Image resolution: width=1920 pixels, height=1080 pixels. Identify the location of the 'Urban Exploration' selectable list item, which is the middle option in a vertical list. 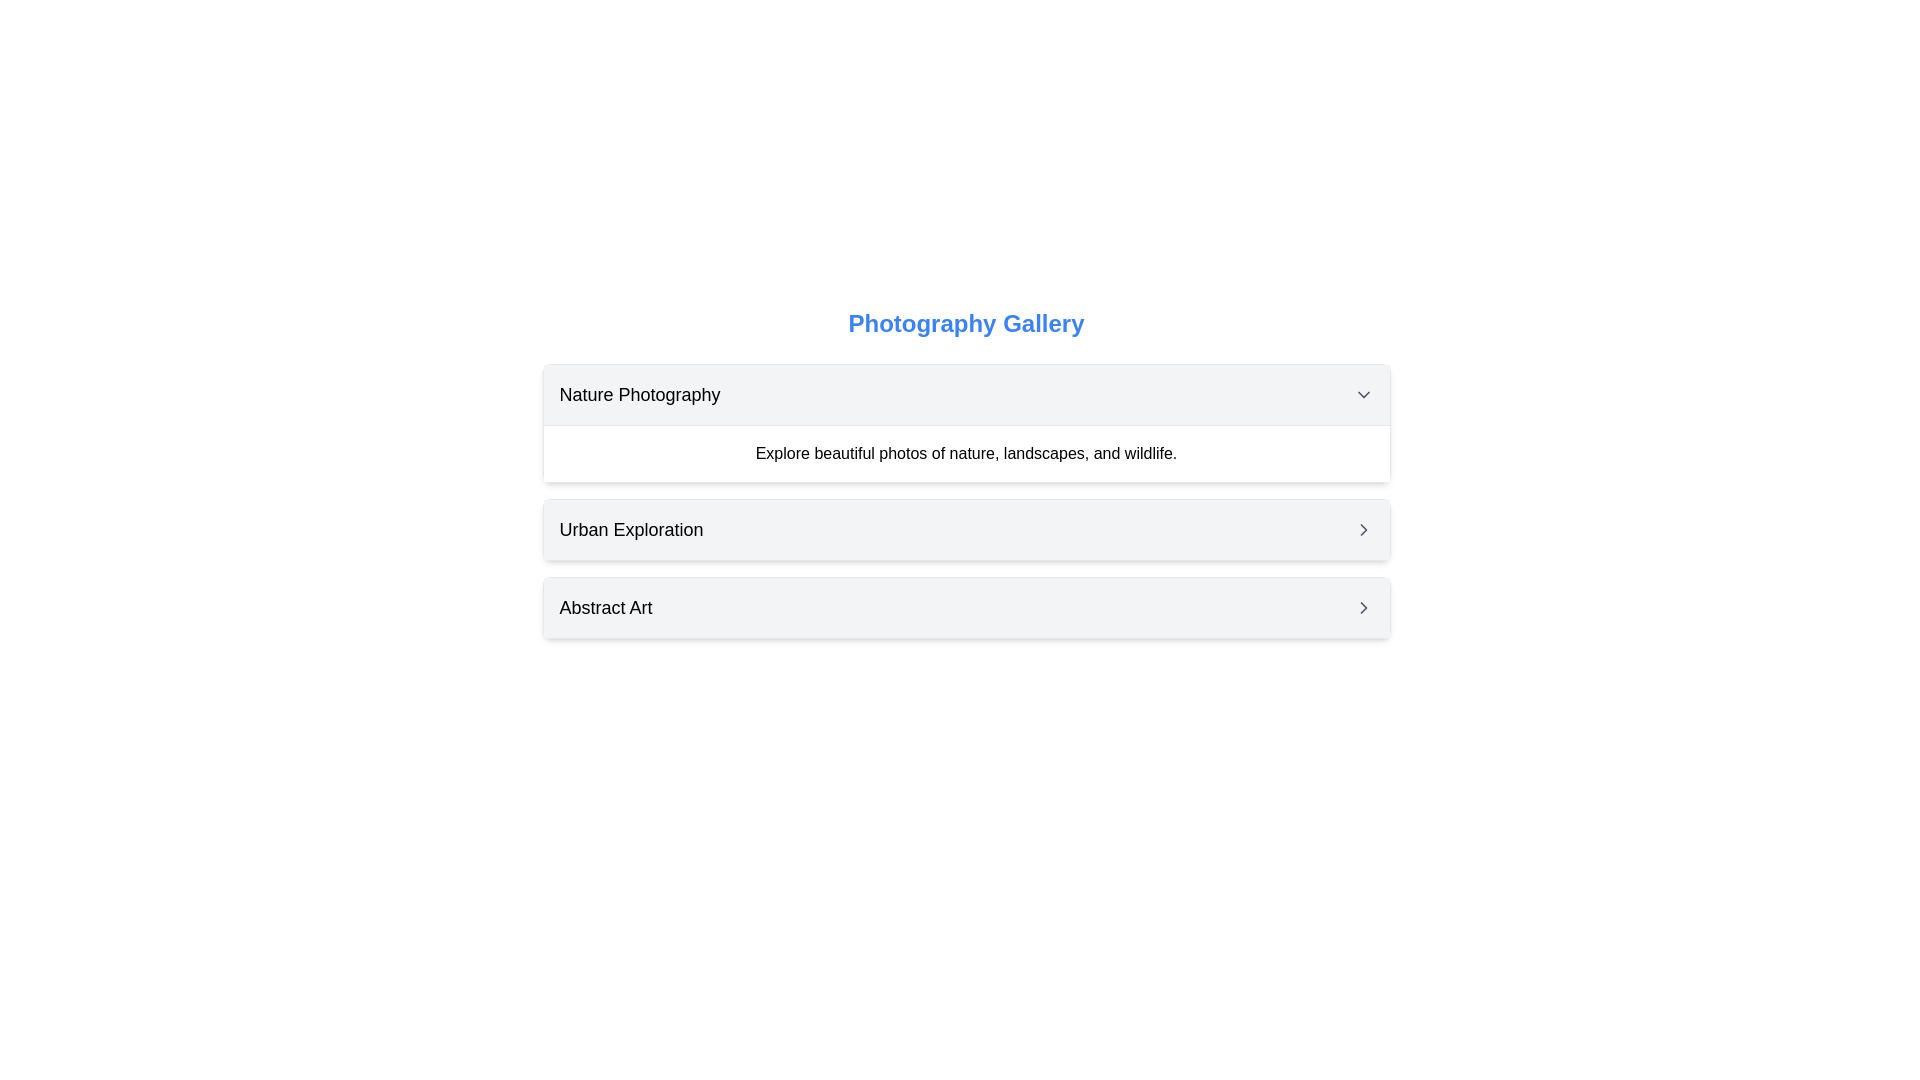
(966, 528).